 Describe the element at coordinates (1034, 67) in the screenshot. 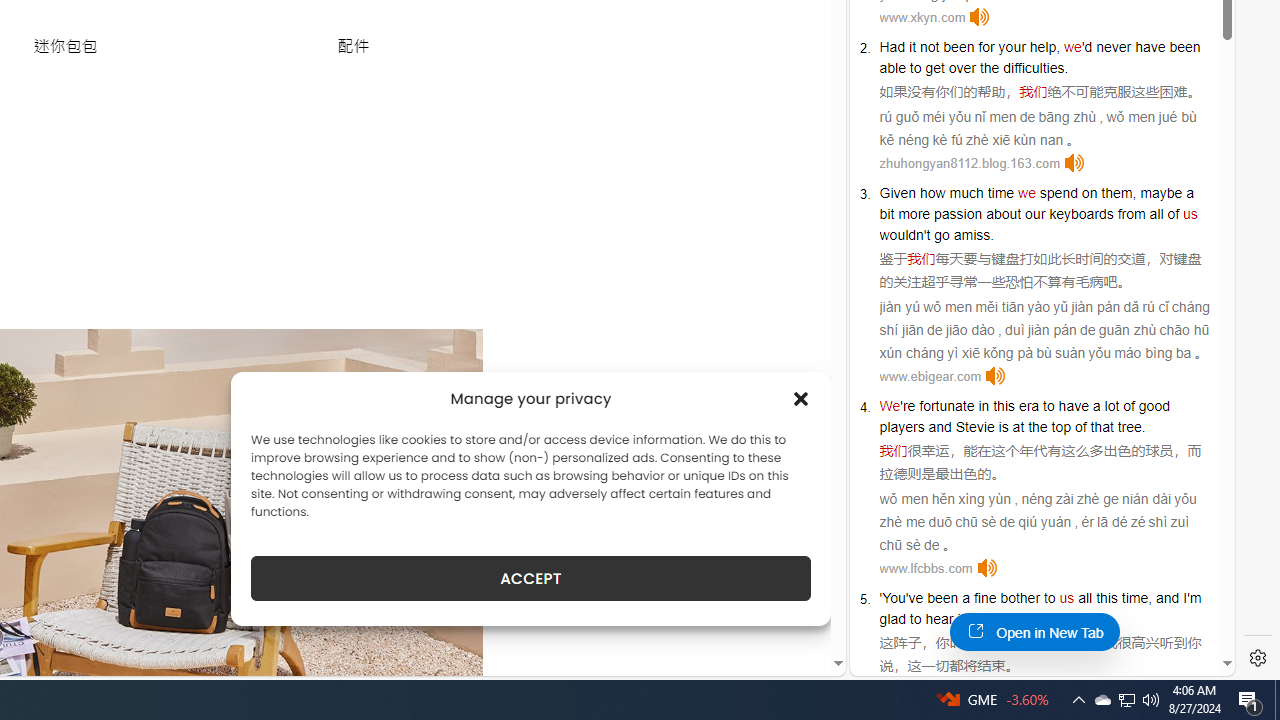

I see `'difficulties'` at that location.